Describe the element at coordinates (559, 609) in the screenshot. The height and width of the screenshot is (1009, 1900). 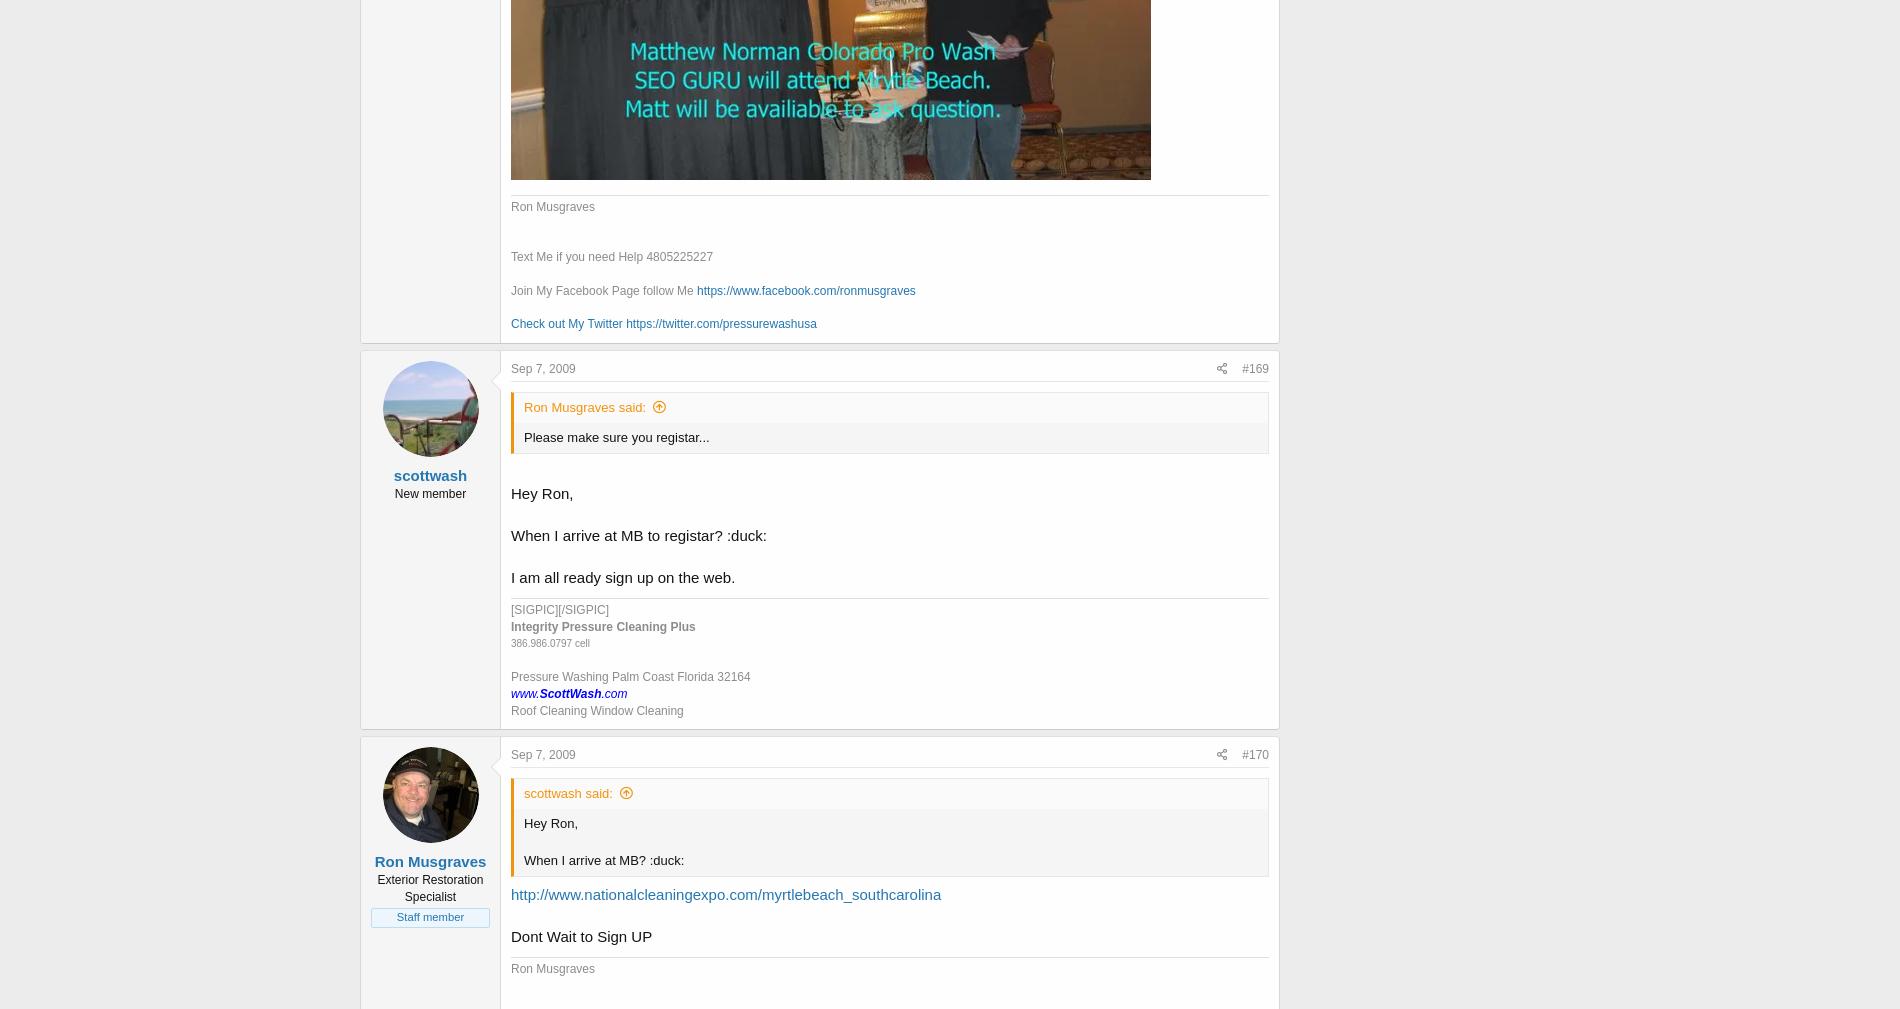
I see `'[SIGPIC][/SIGPIC]'` at that location.